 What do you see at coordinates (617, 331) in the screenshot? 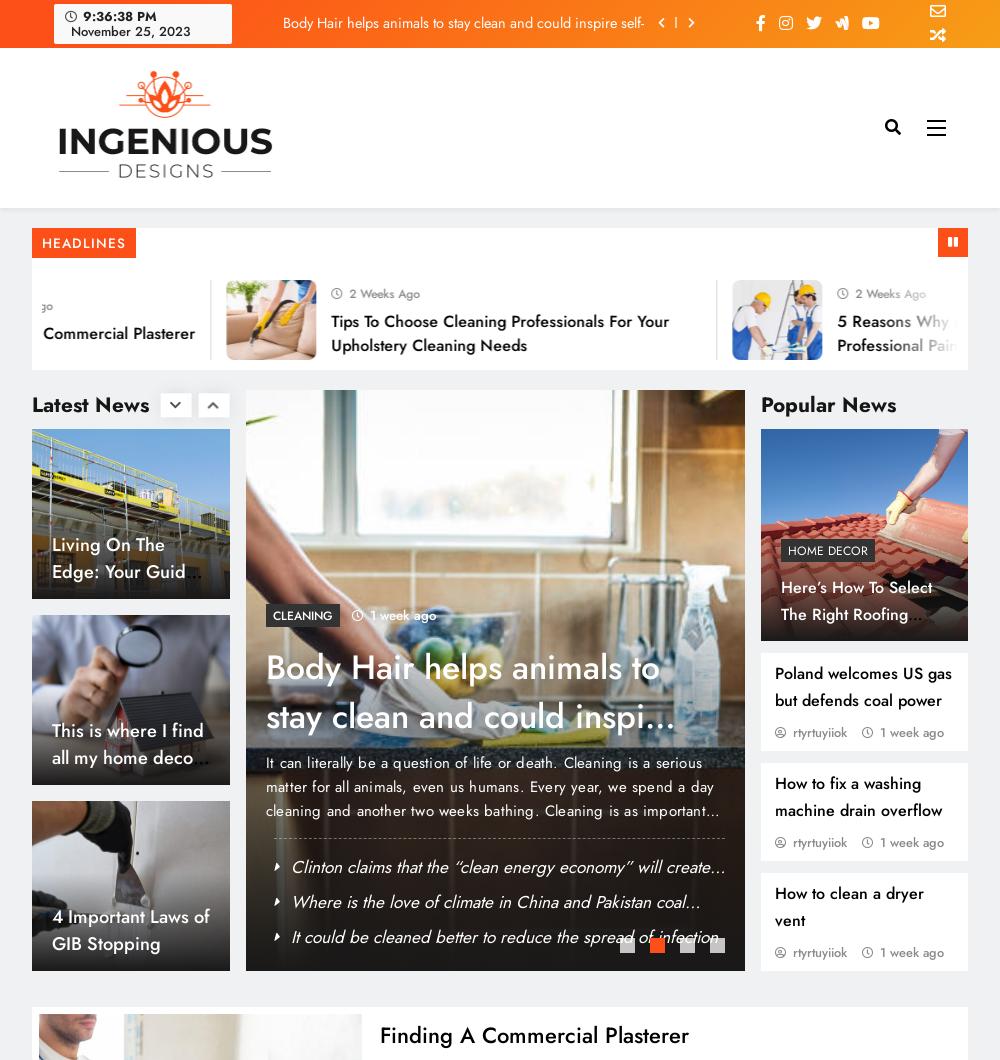
I see `'Poland welcomes US gas but defends coal power'` at bounding box center [617, 331].